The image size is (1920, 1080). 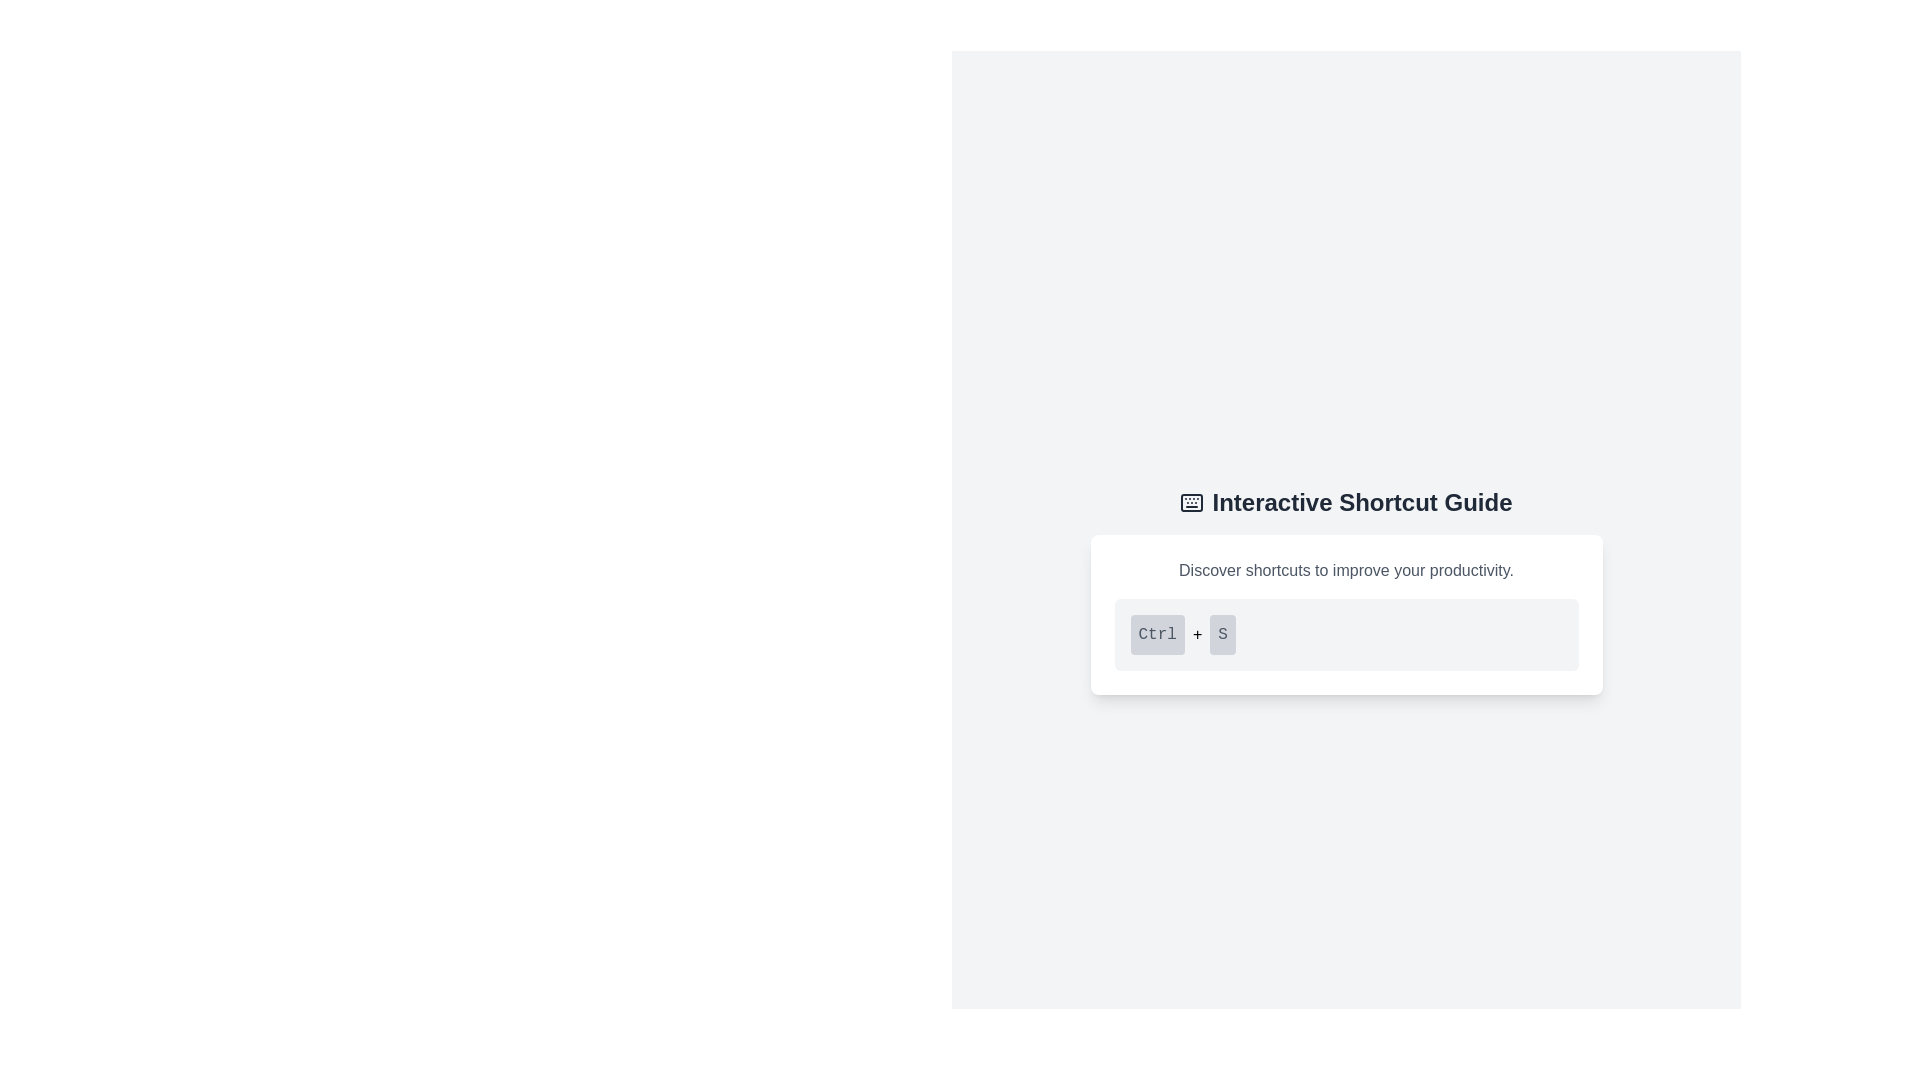 I want to click on header text 'Interactive Shortcut Guide' which is presented in bold with a keyboard icon to its left, located at the top-center of the content area, so click(x=1346, y=501).